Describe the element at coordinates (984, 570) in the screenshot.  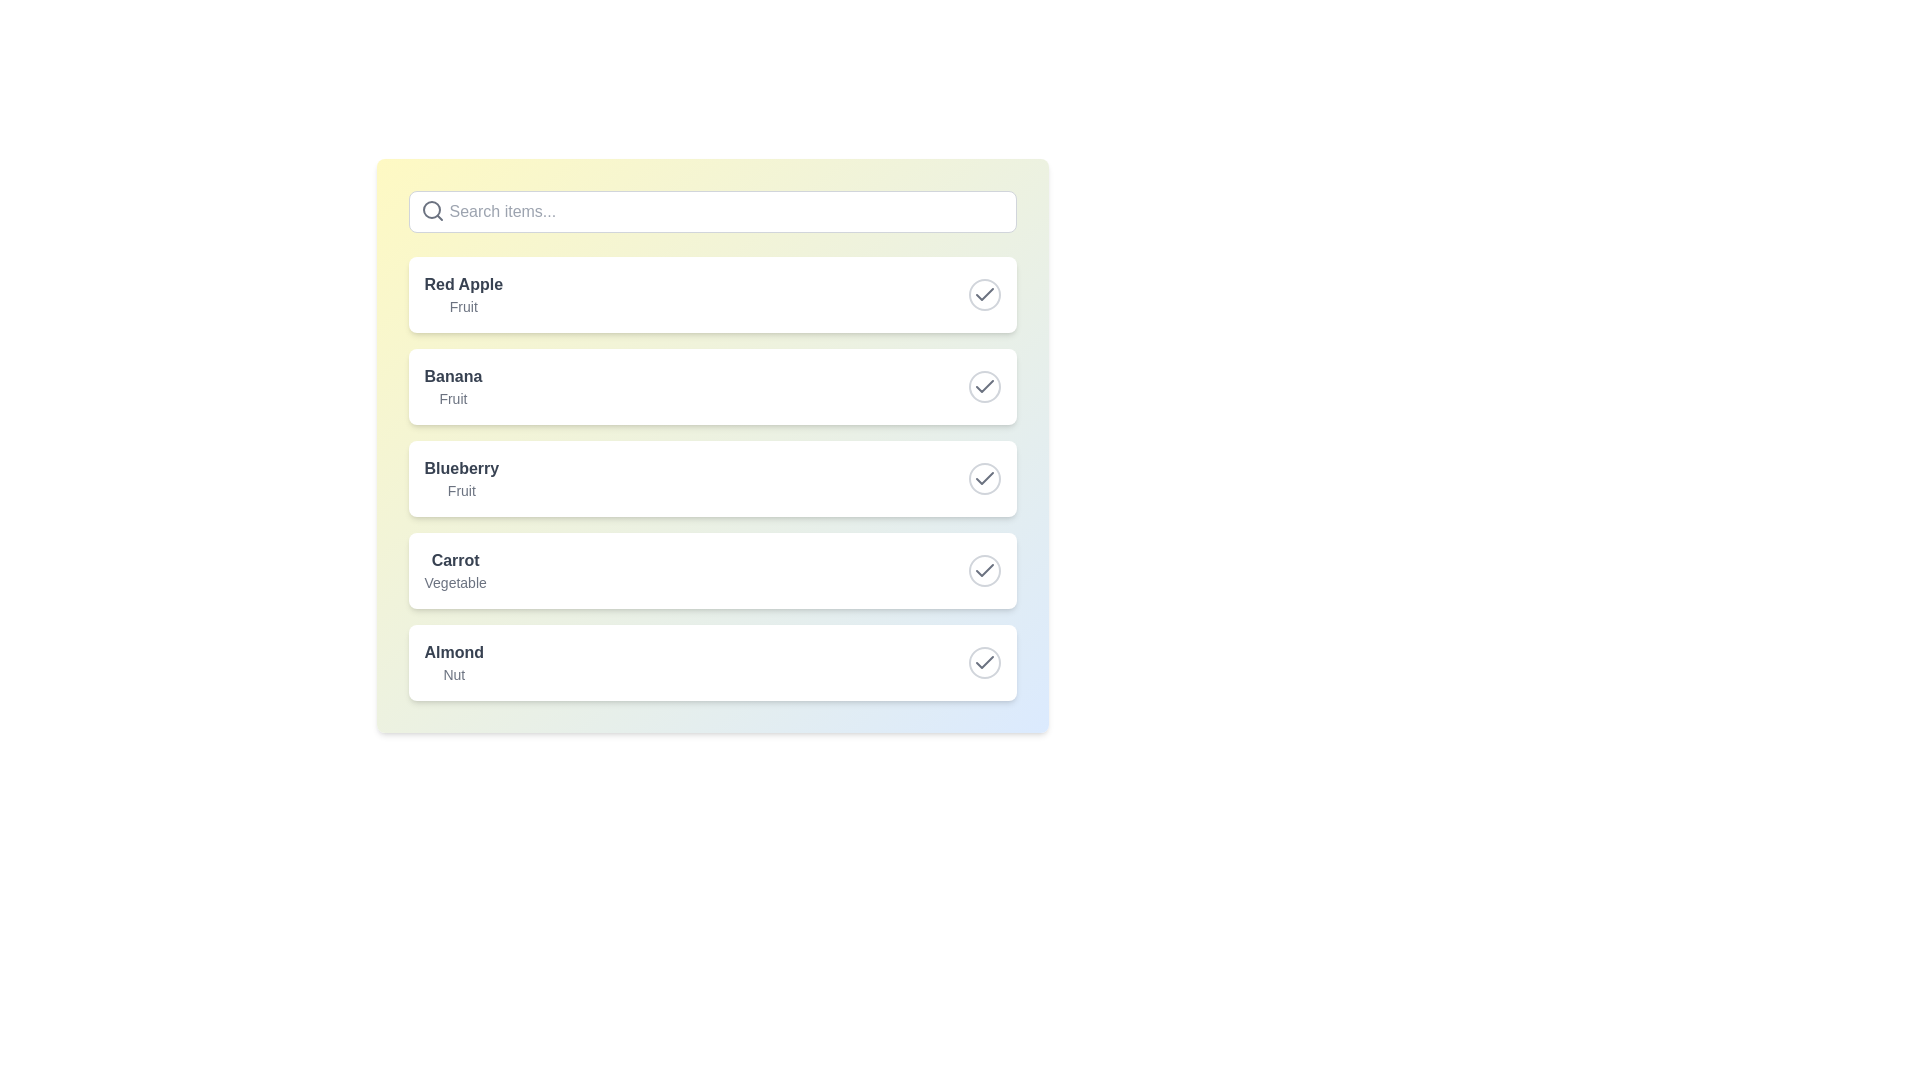
I see `the graphical checkmark icon located in the far right section of the 'Carrot - Vegetable' list item` at that location.